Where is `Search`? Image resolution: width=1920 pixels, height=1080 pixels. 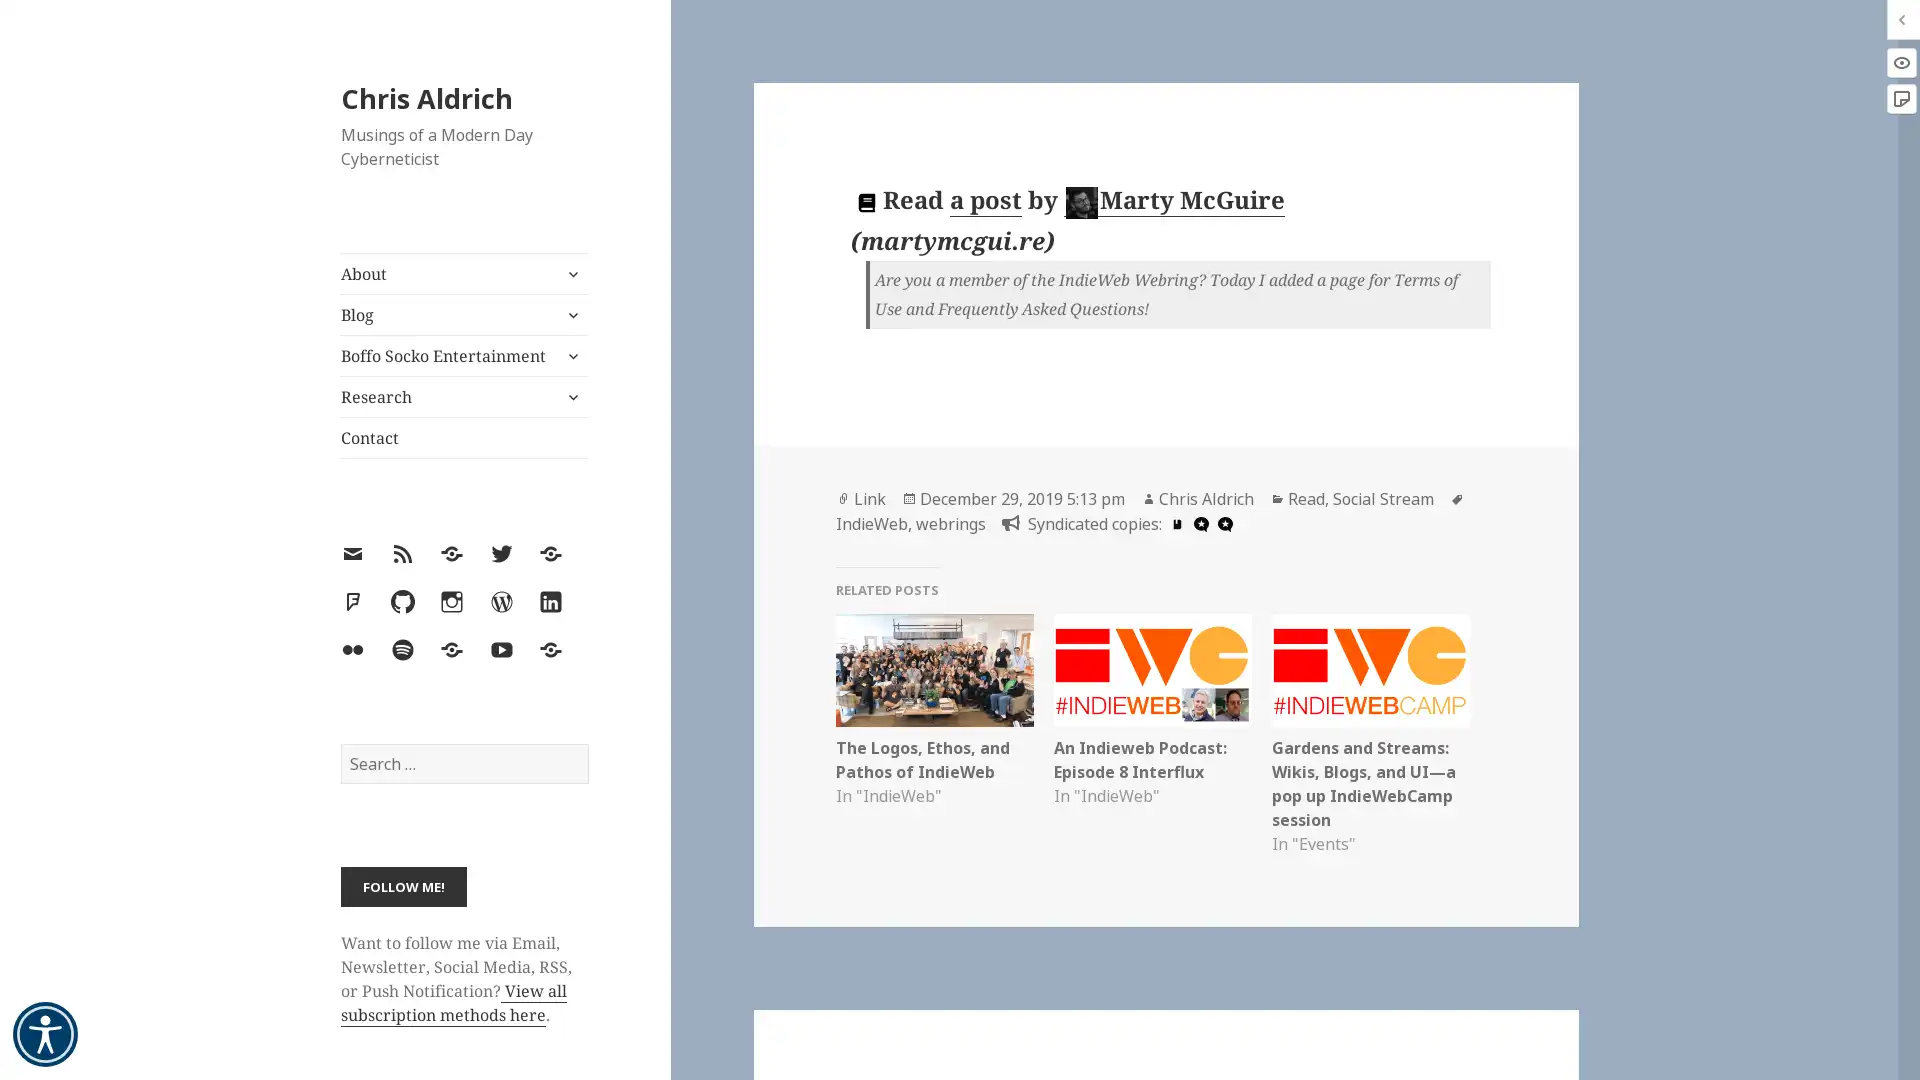
Search is located at coordinates (586, 743).